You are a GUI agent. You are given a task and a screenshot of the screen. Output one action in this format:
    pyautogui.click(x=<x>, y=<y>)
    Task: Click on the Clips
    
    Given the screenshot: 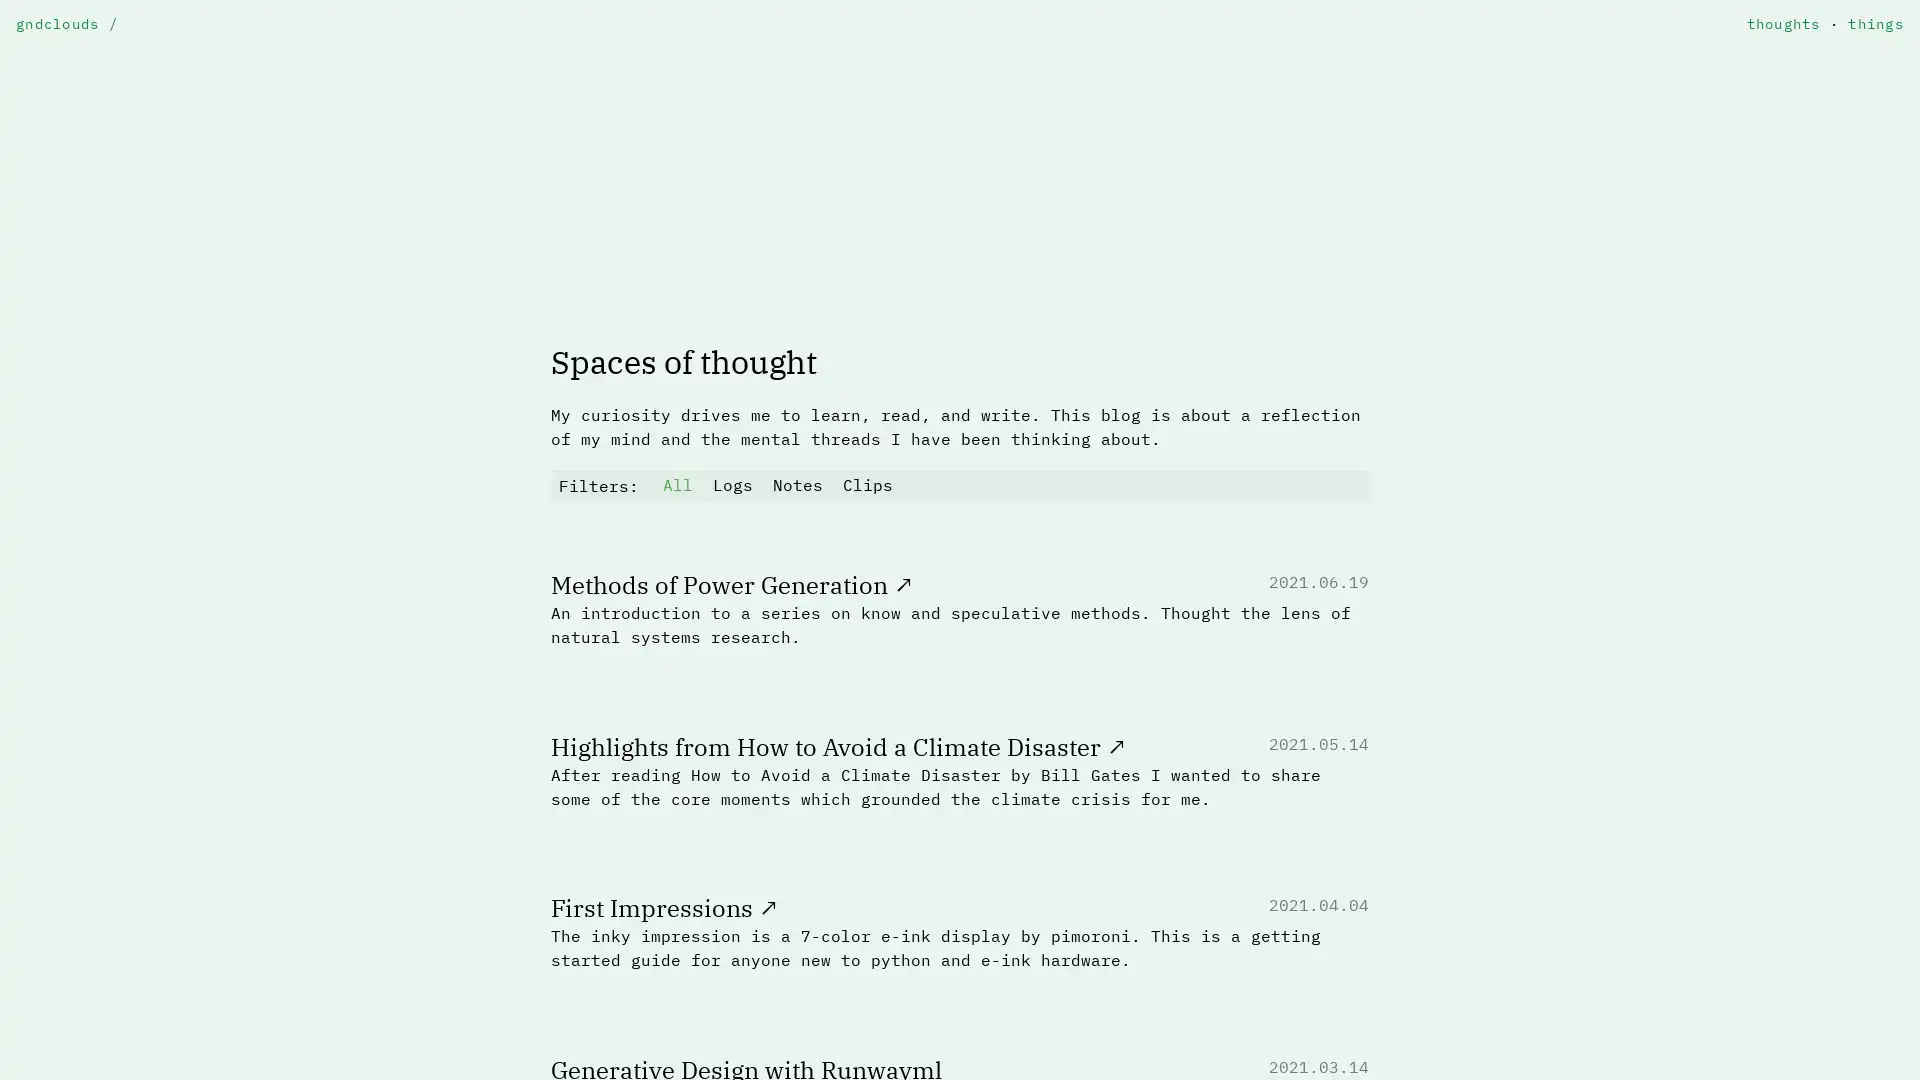 What is the action you would take?
    pyautogui.click(x=868, y=485)
    